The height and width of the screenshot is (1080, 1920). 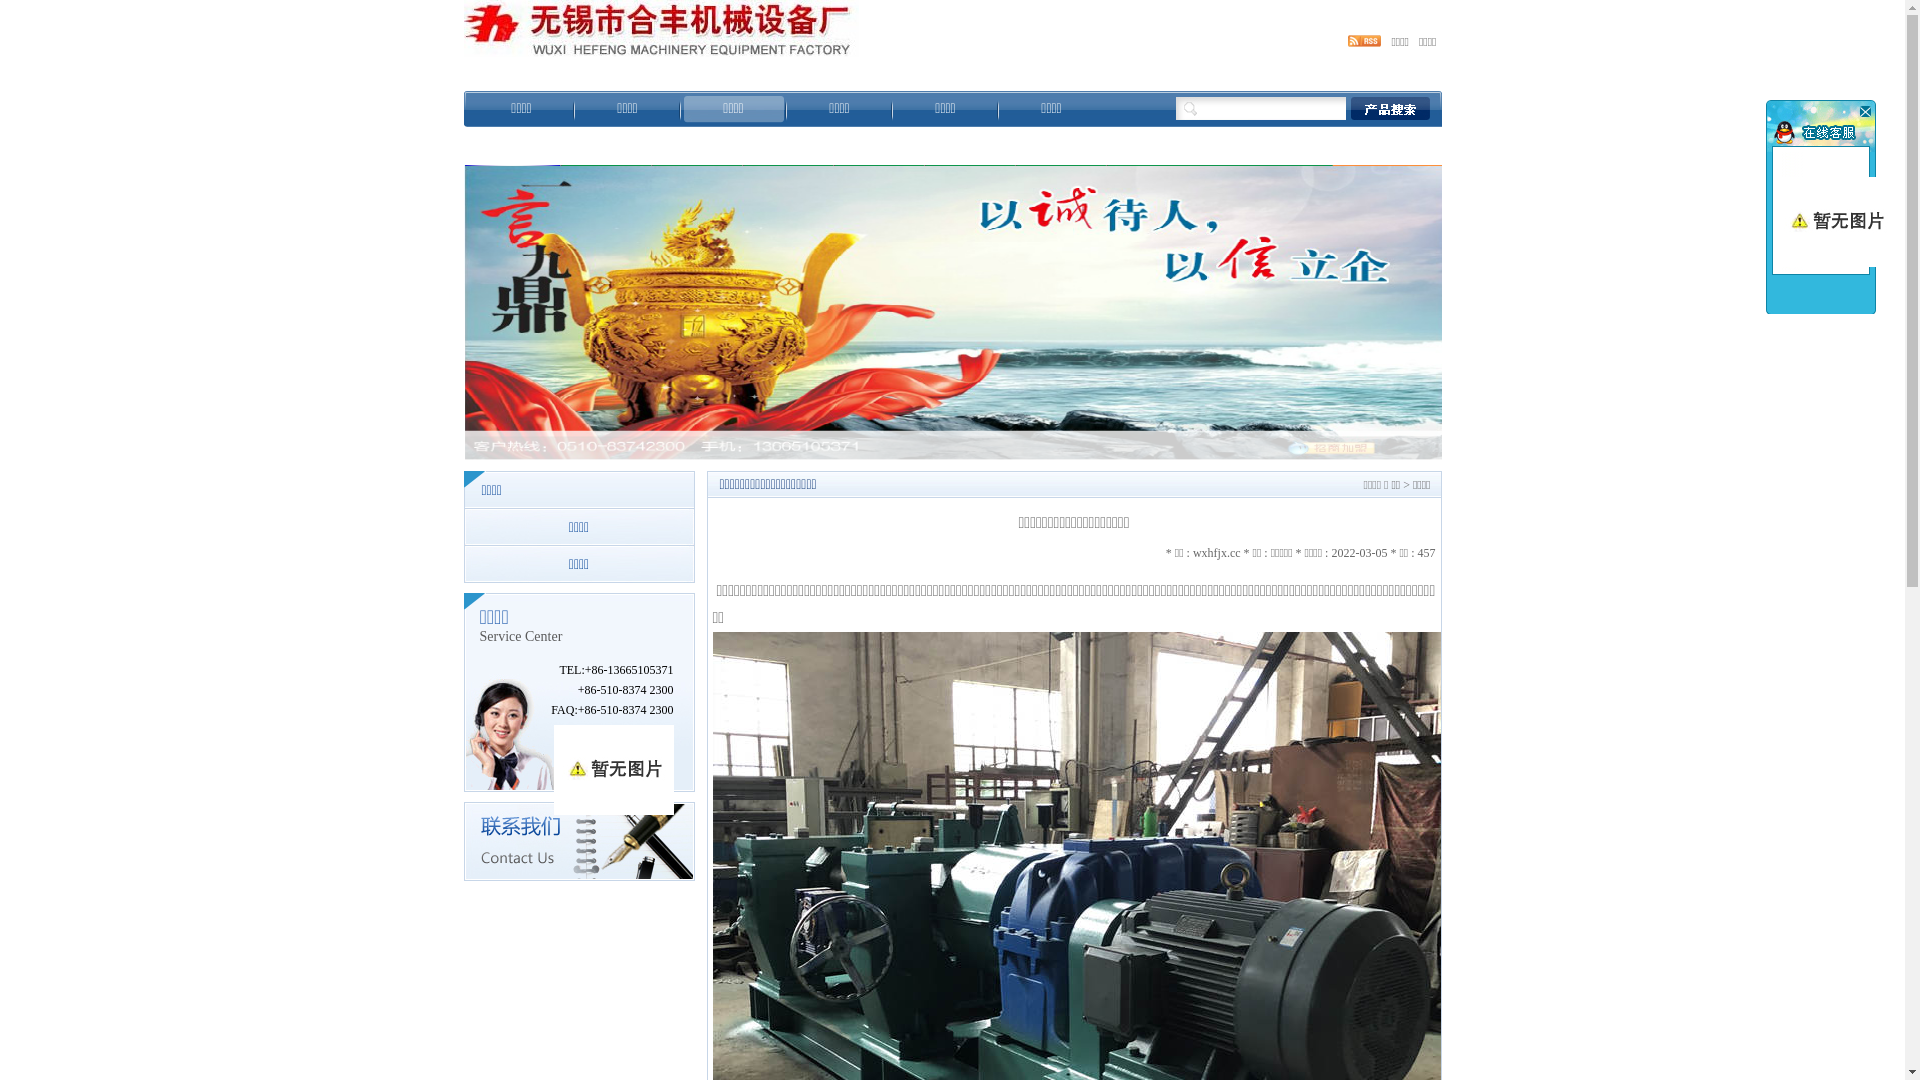 I want to click on ' ', so click(x=1862, y=111).